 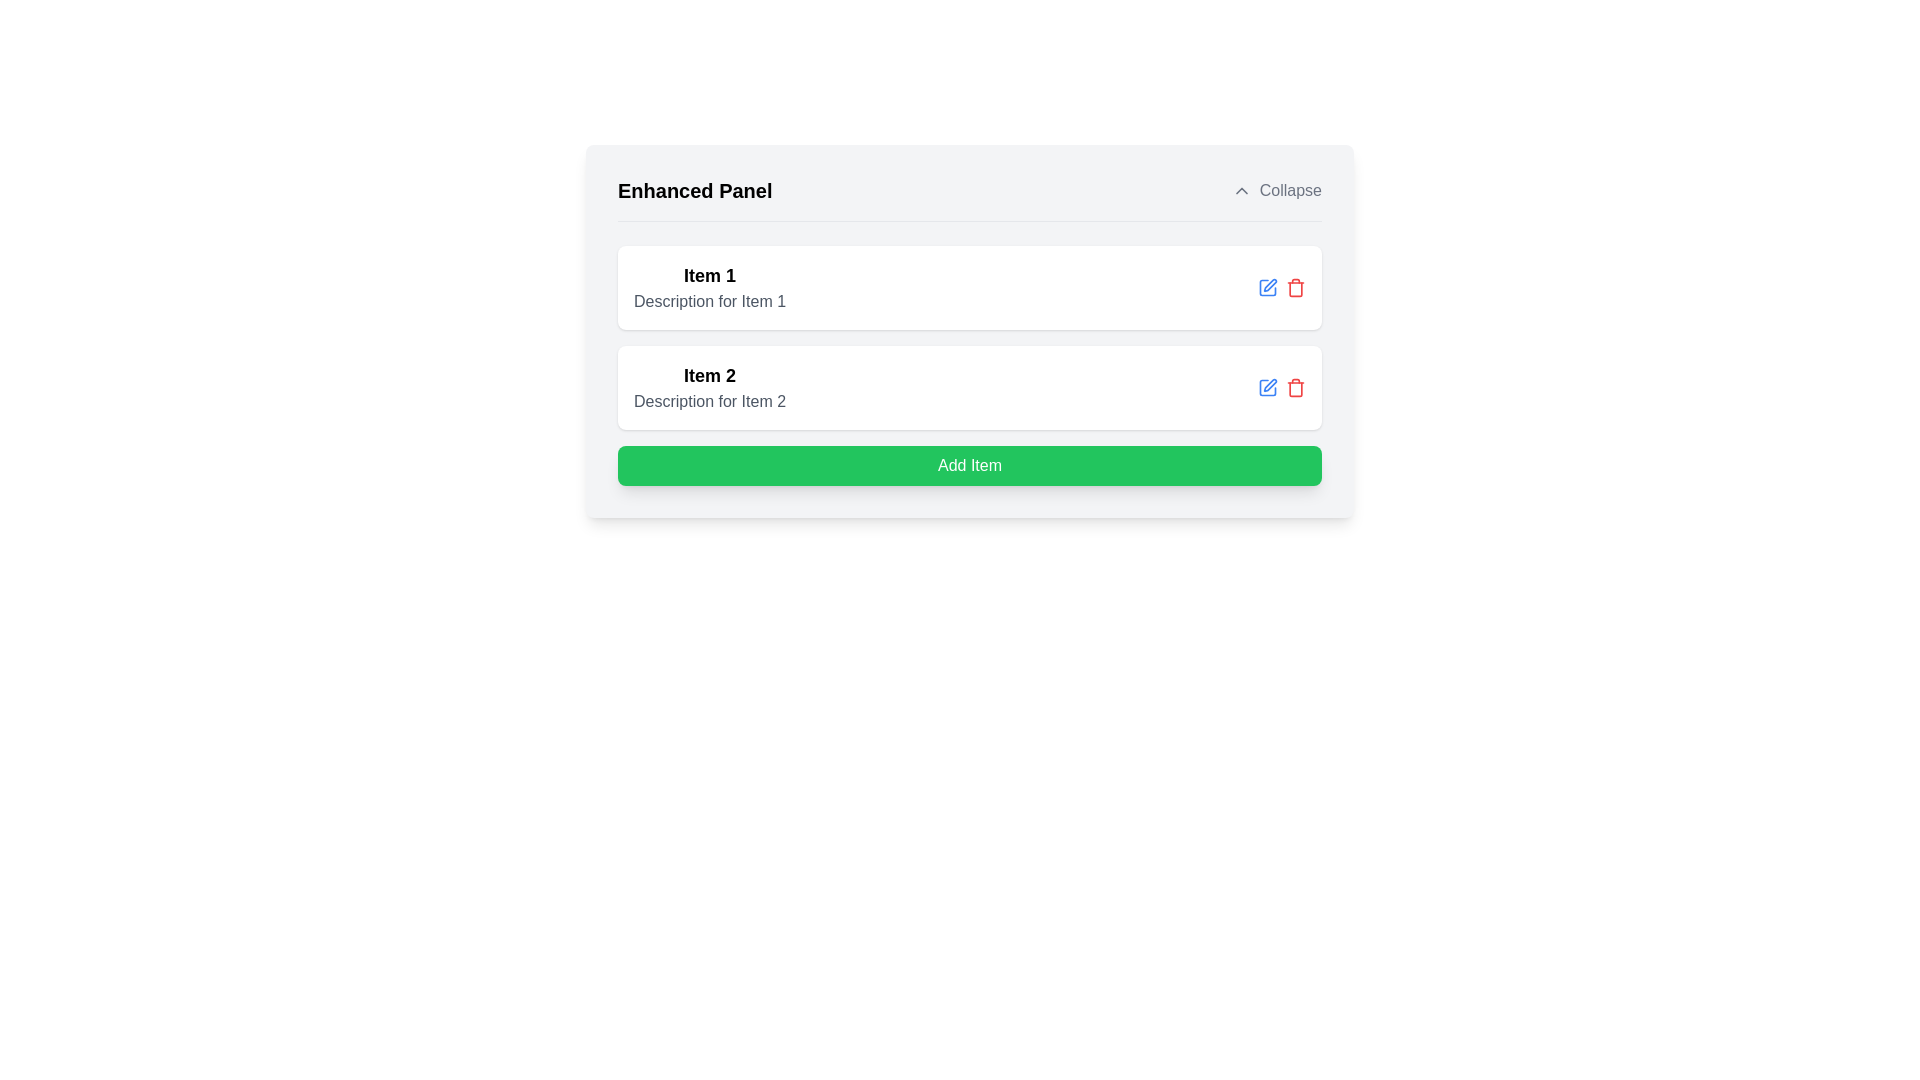 What do you see at coordinates (1290, 191) in the screenshot?
I see `the label indicating the action of collapsing the associated panel, located to the right of the upward chevron icon in the panel's header area` at bounding box center [1290, 191].